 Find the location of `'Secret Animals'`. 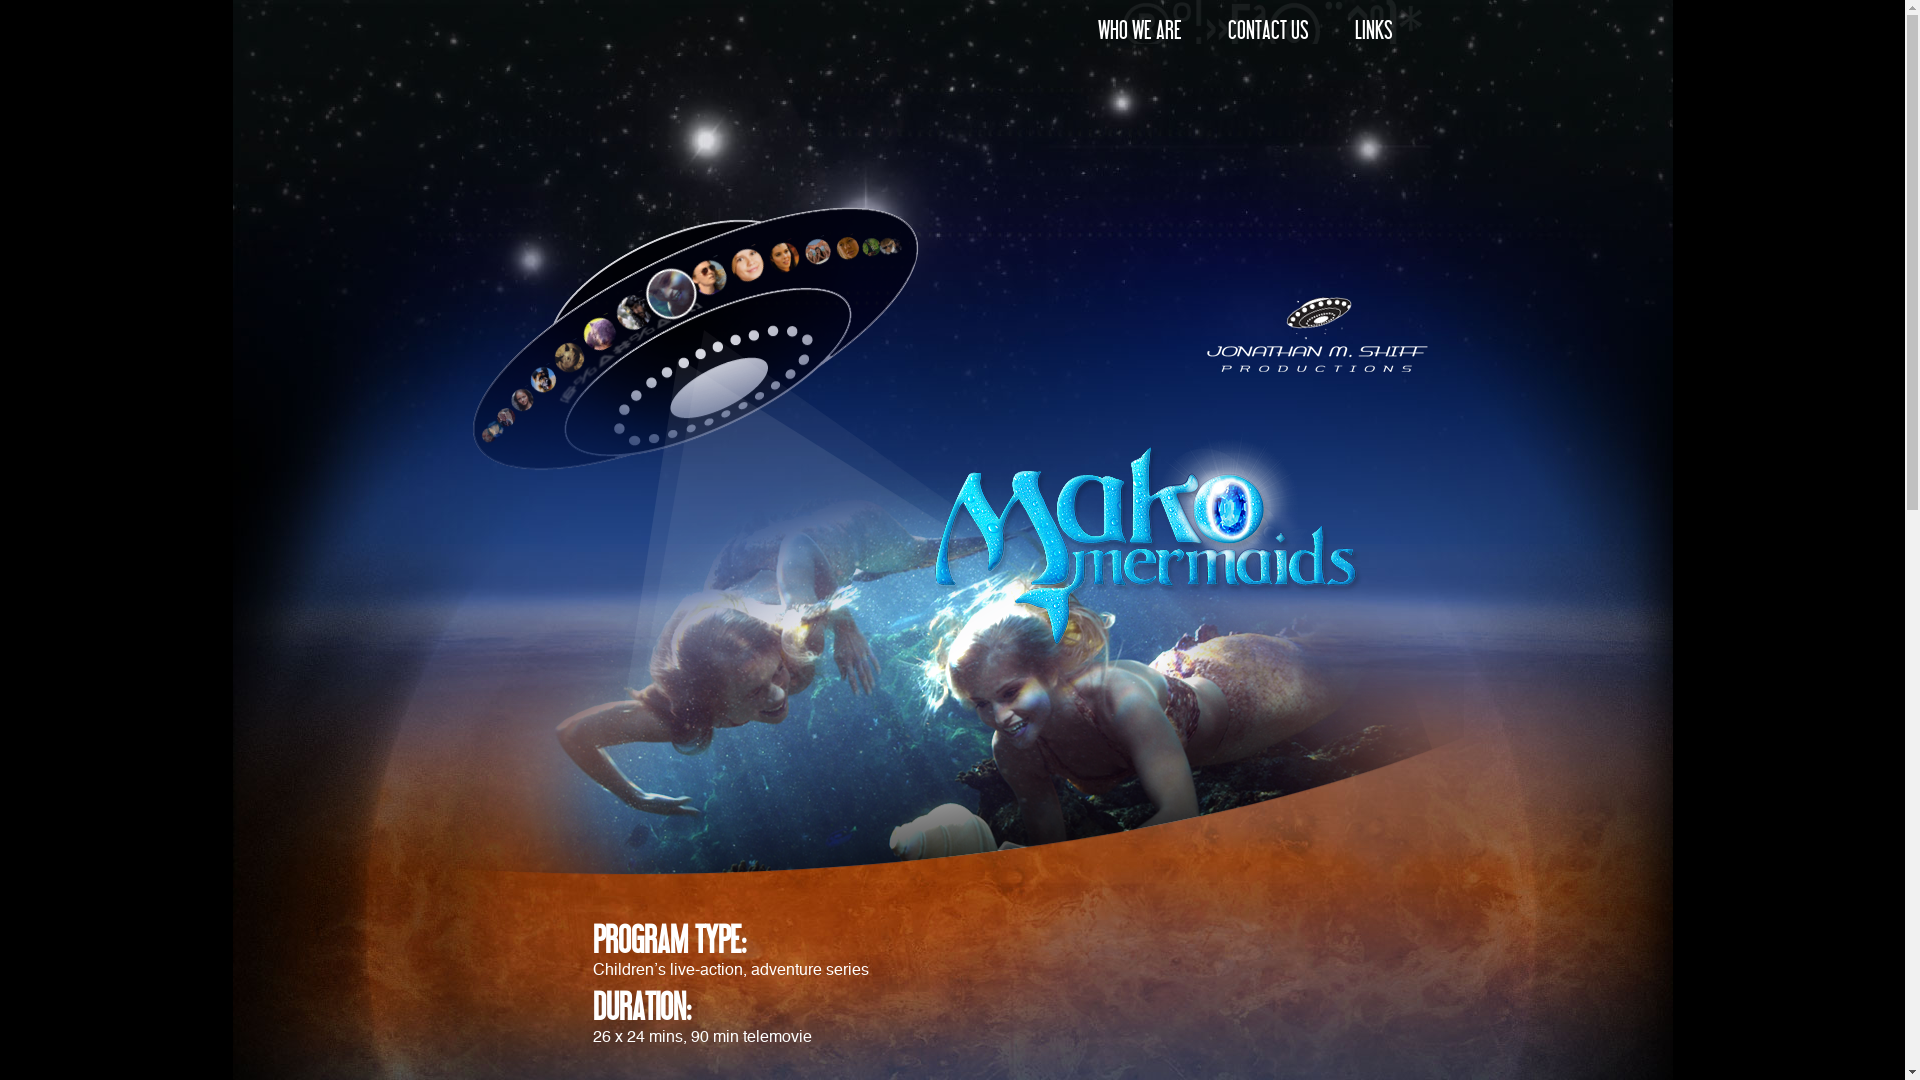

'Secret Animals' is located at coordinates (562, 358).